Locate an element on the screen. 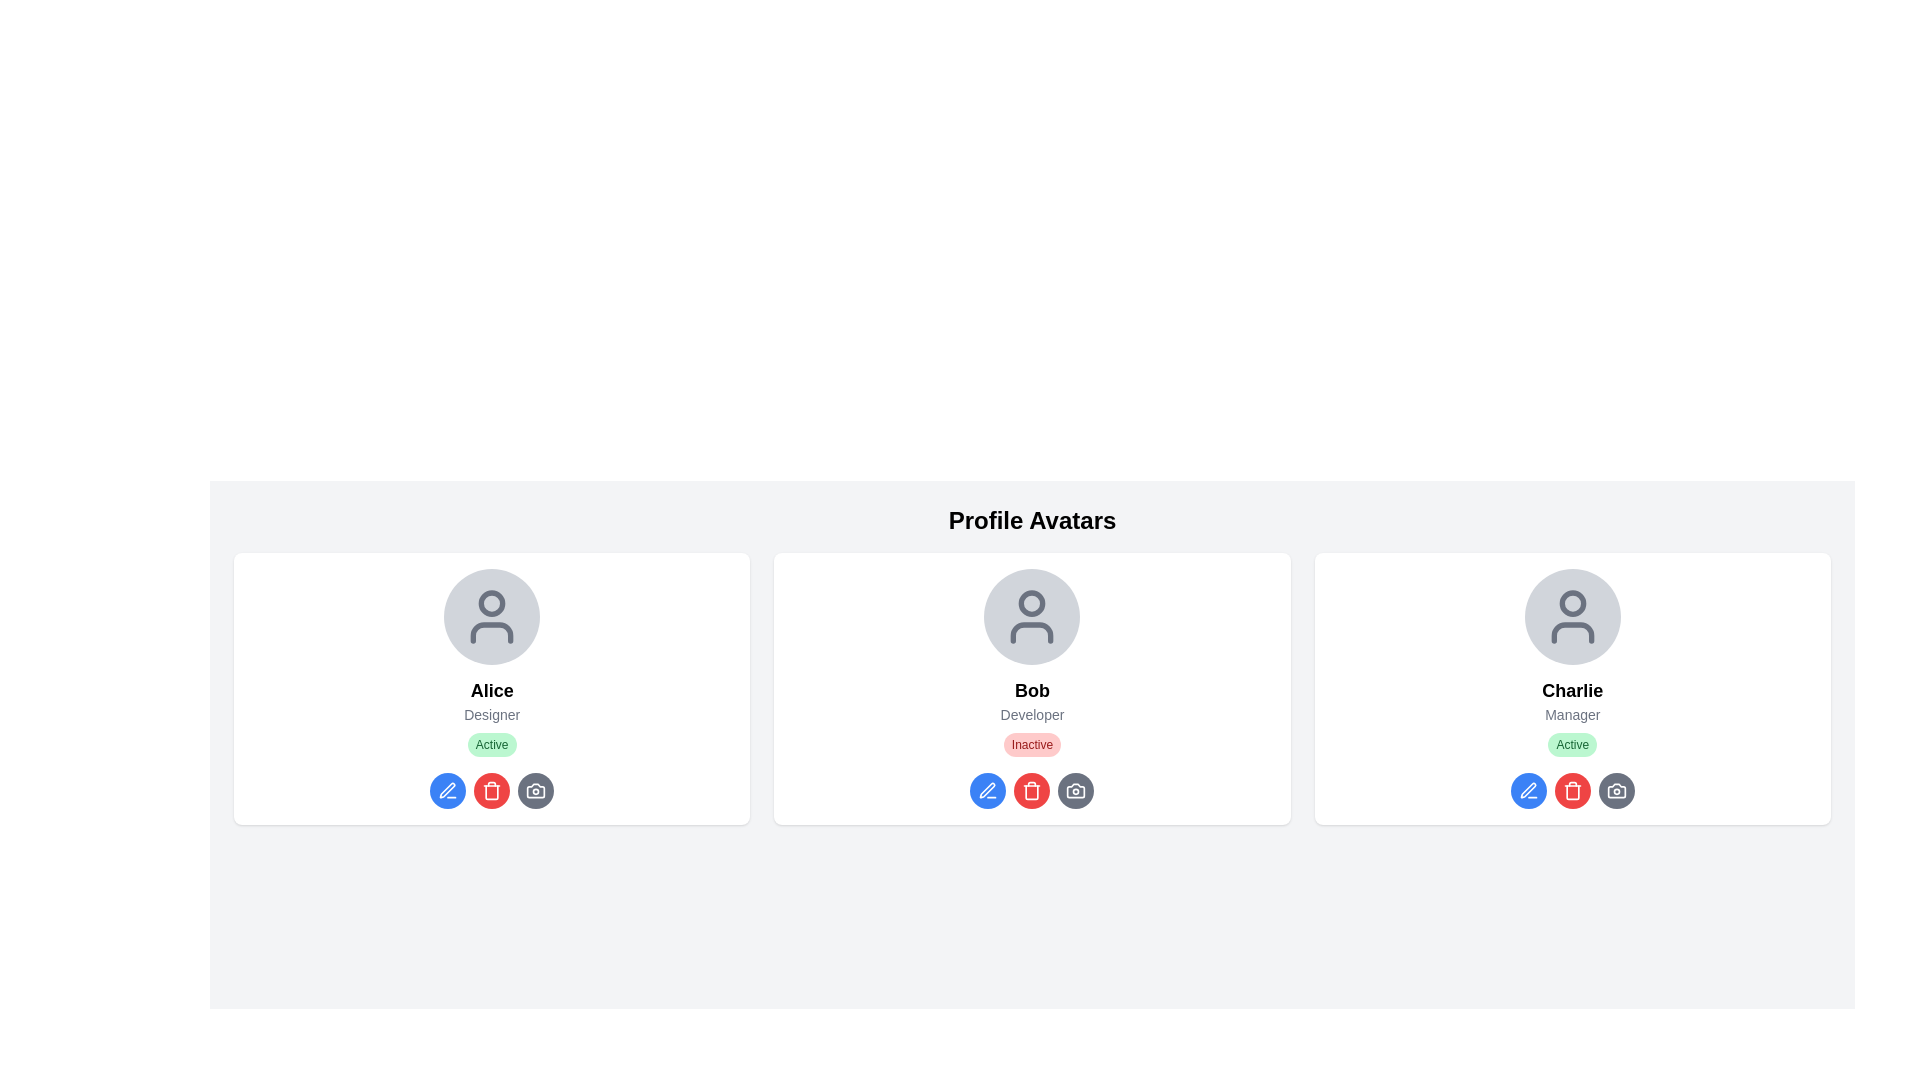 This screenshot has height=1080, width=1920. the rightmost button with a camera icon in the bottom section of Alice's card is located at coordinates (536, 789).